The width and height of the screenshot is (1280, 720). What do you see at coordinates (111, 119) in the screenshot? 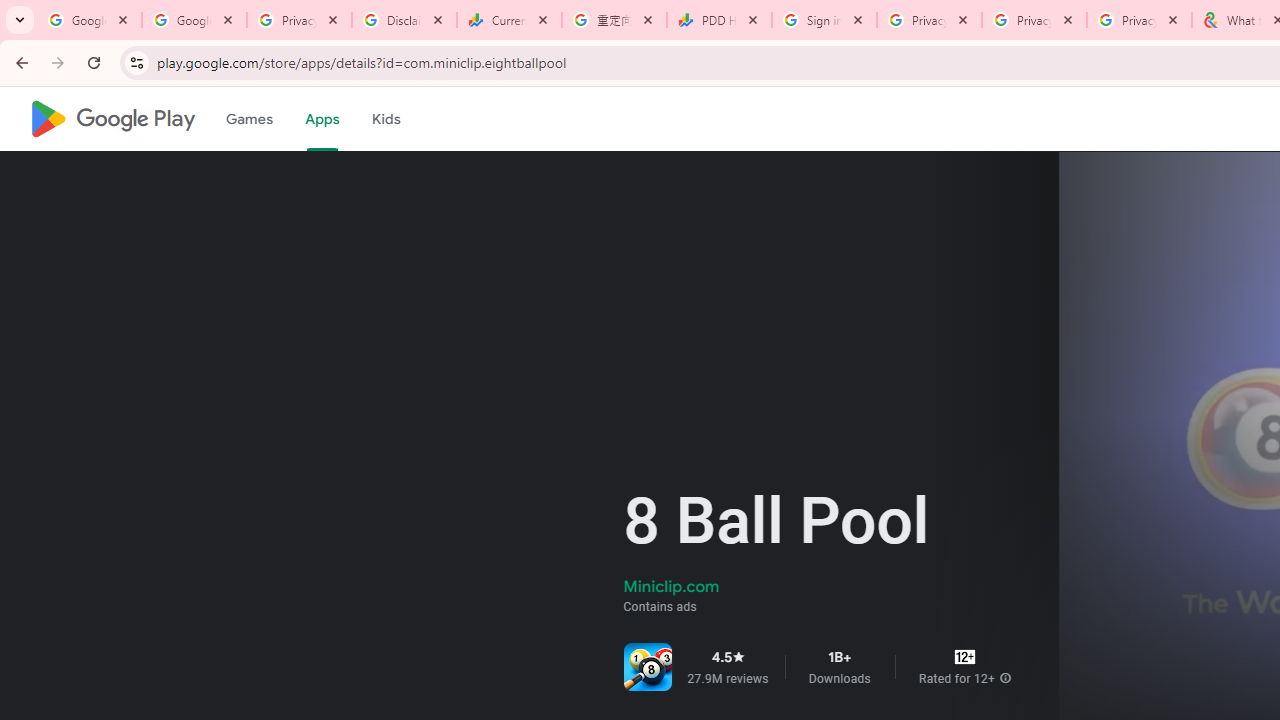
I see `'Google Play logo'` at bounding box center [111, 119].